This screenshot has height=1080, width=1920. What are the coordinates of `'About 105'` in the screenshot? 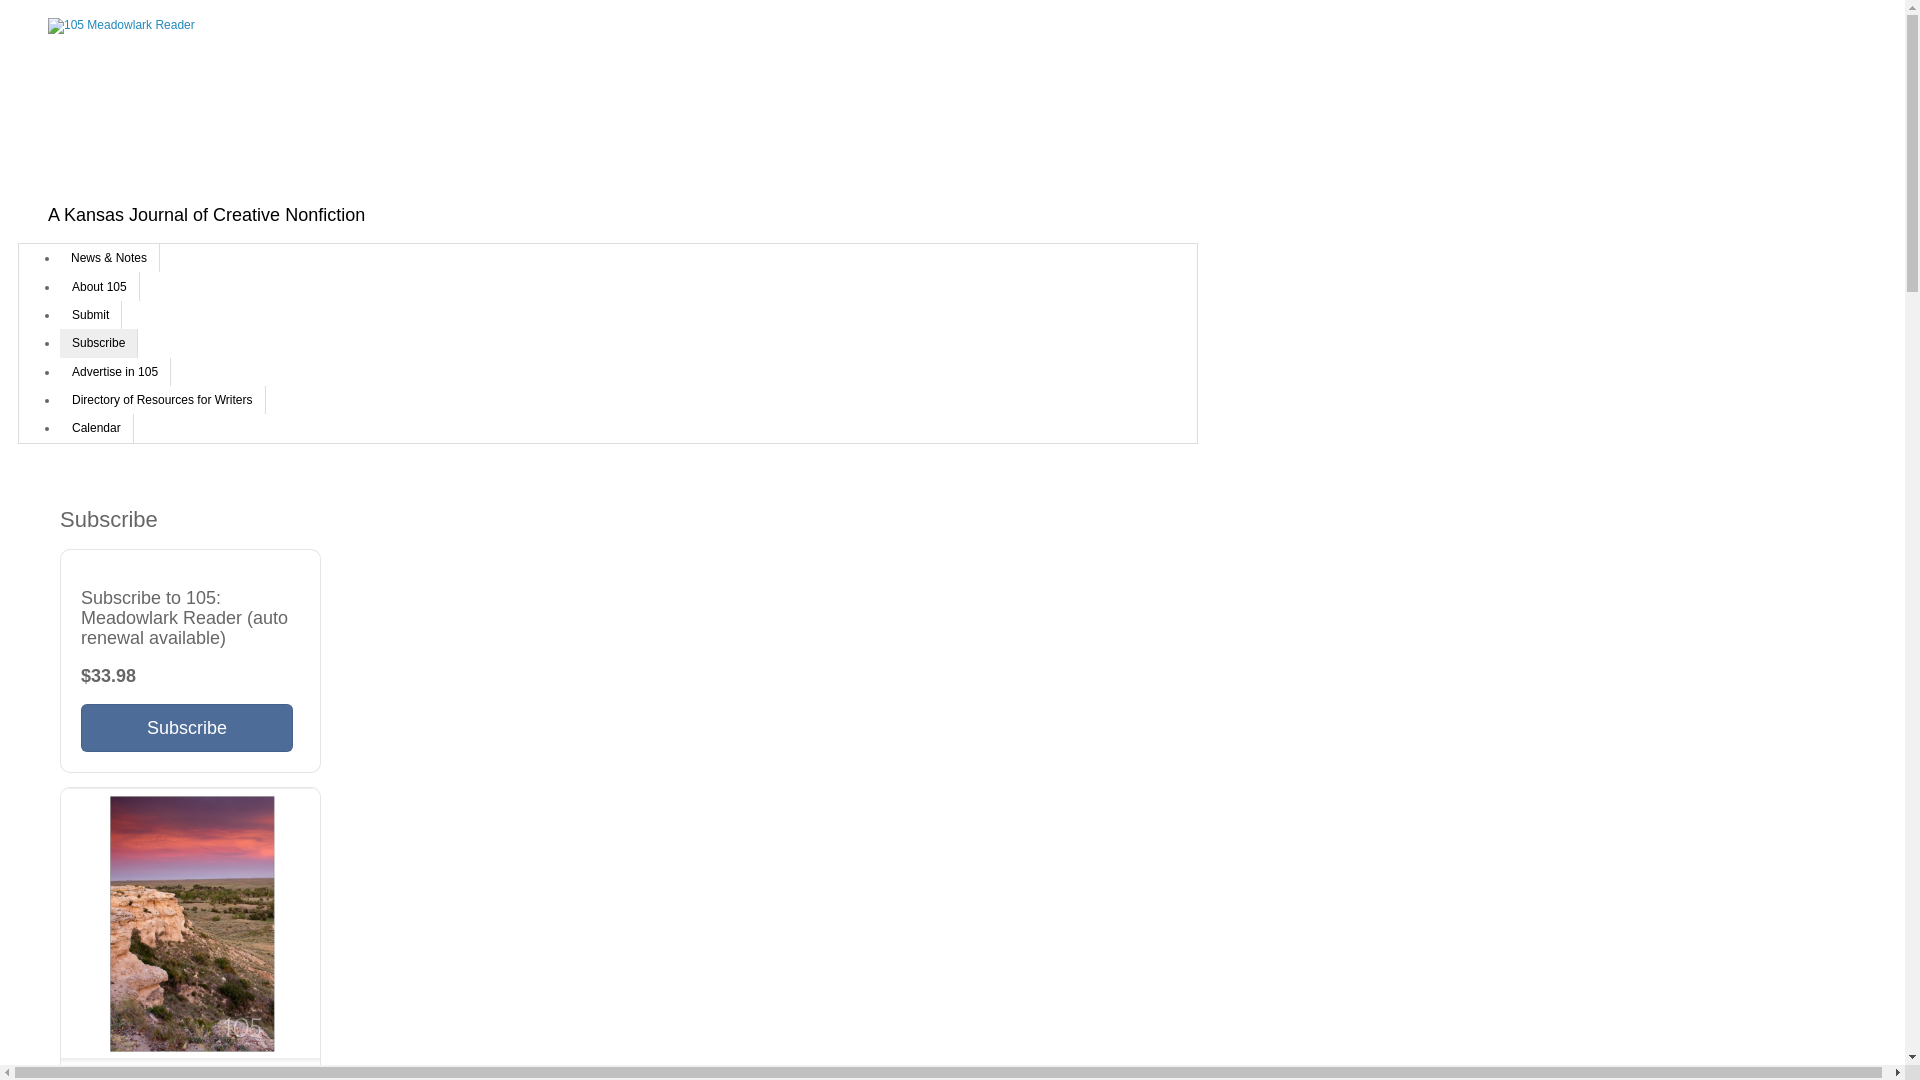 It's located at (98, 285).